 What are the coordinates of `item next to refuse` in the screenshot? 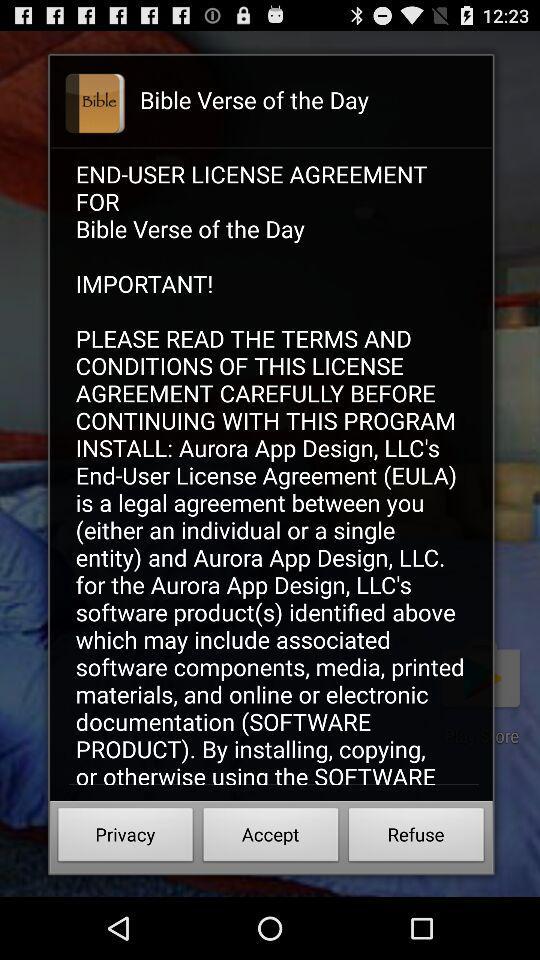 It's located at (270, 837).